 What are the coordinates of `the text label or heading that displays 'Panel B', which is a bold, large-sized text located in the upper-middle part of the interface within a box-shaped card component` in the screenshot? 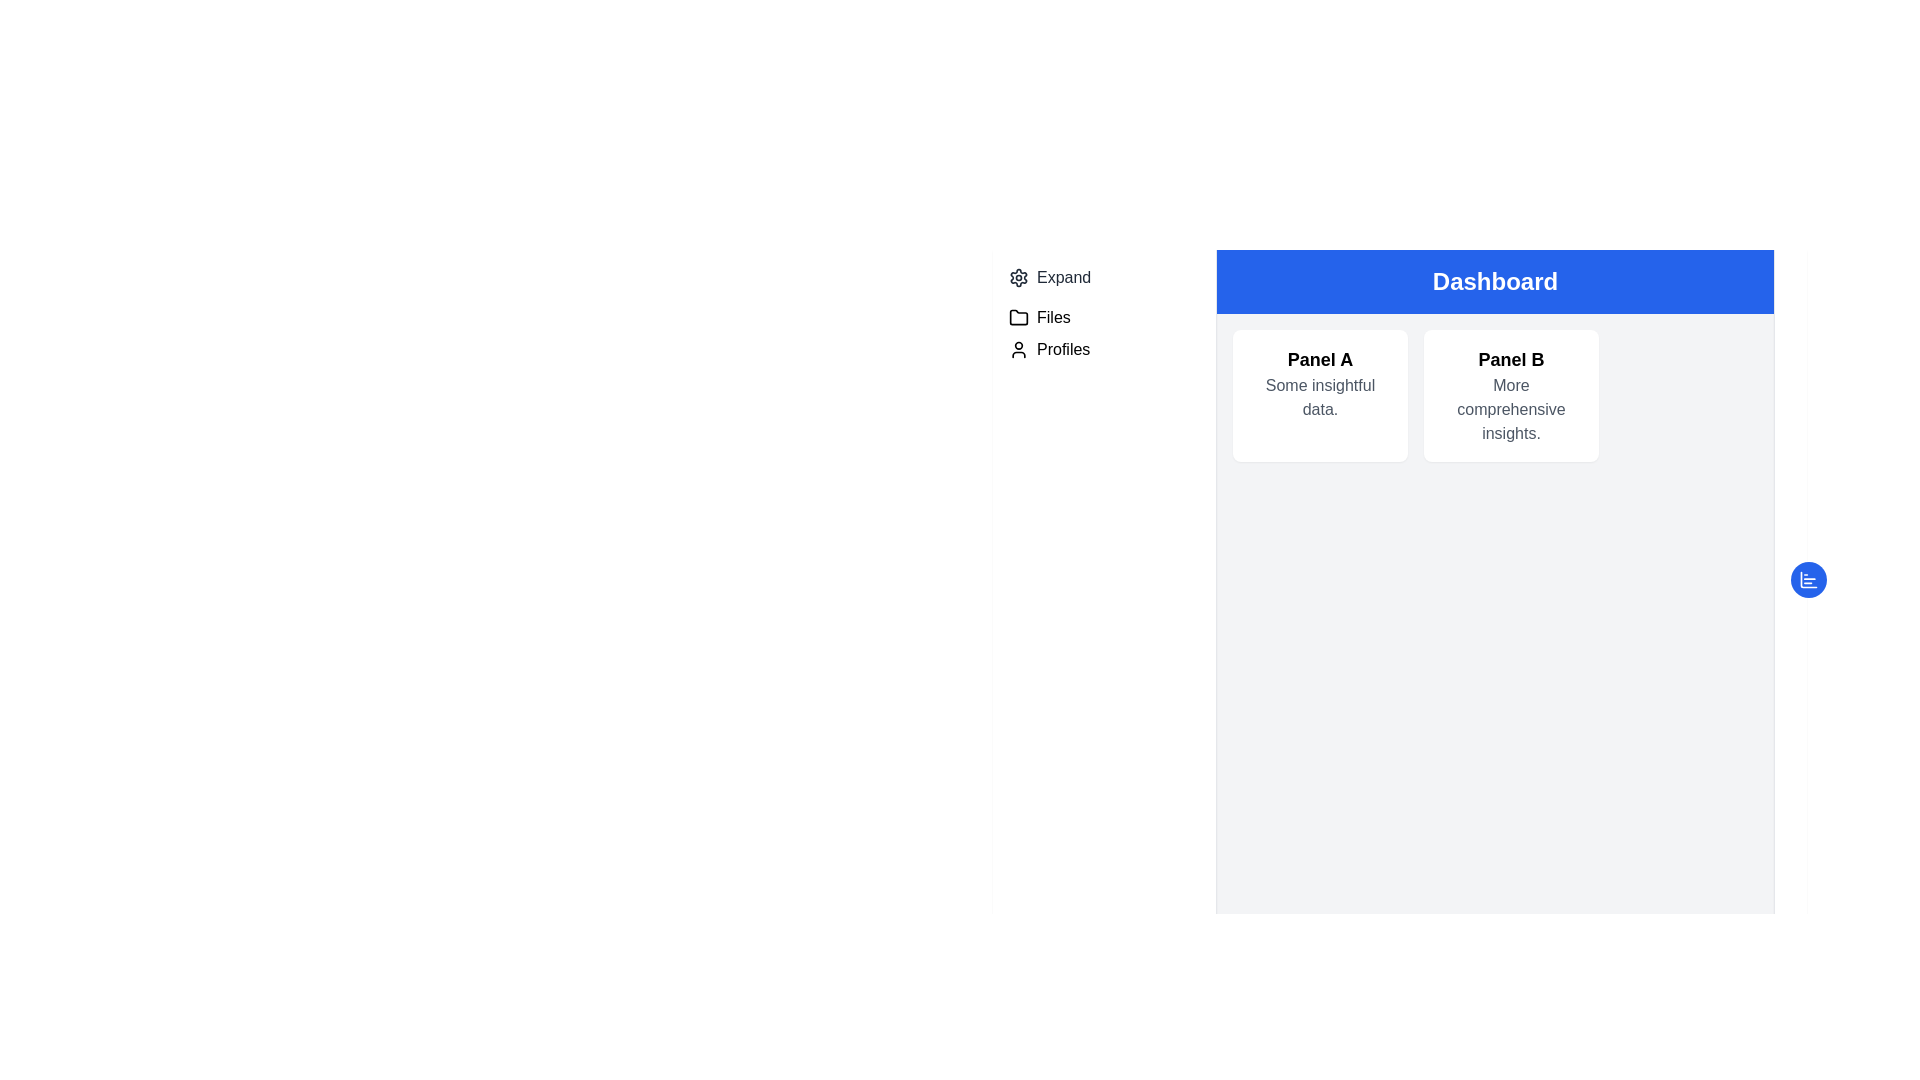 It's located at (1511, 358).